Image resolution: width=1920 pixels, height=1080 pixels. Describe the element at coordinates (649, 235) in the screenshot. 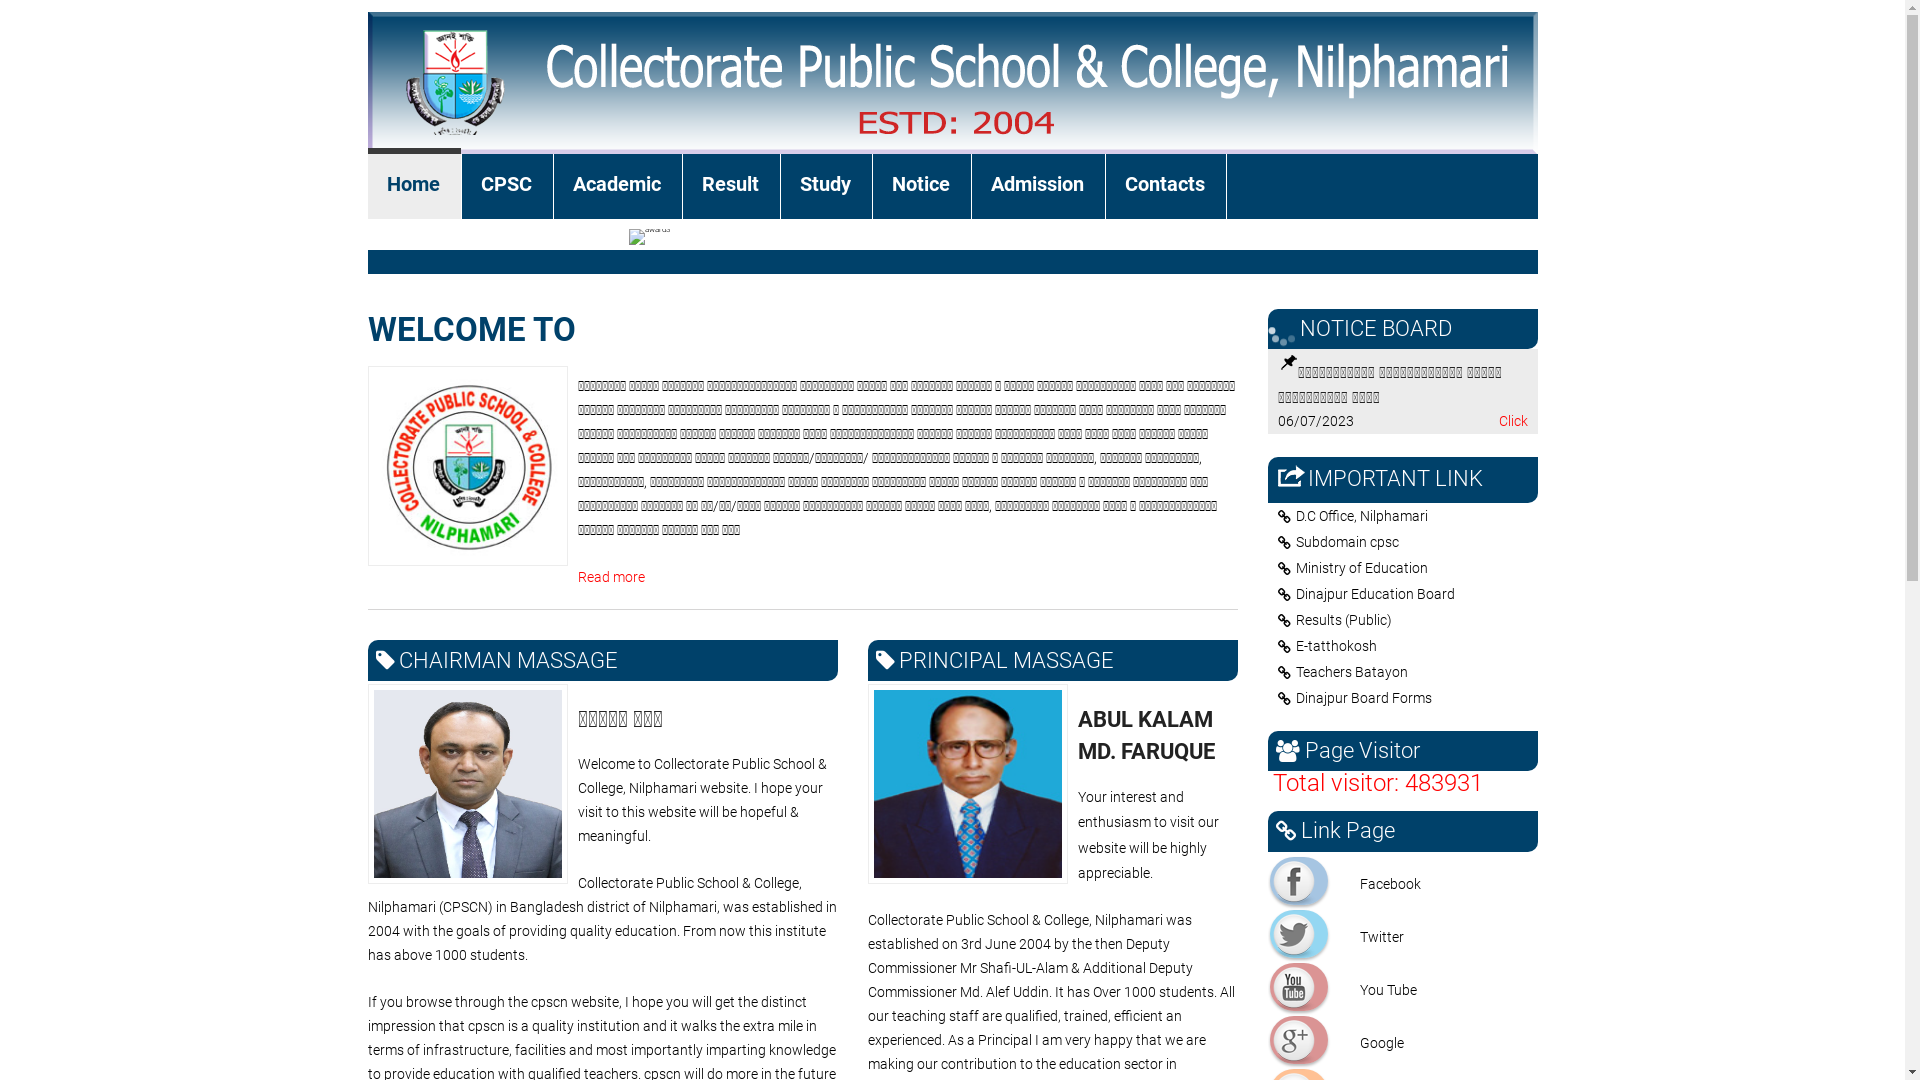

I see `'award3'` at that location.